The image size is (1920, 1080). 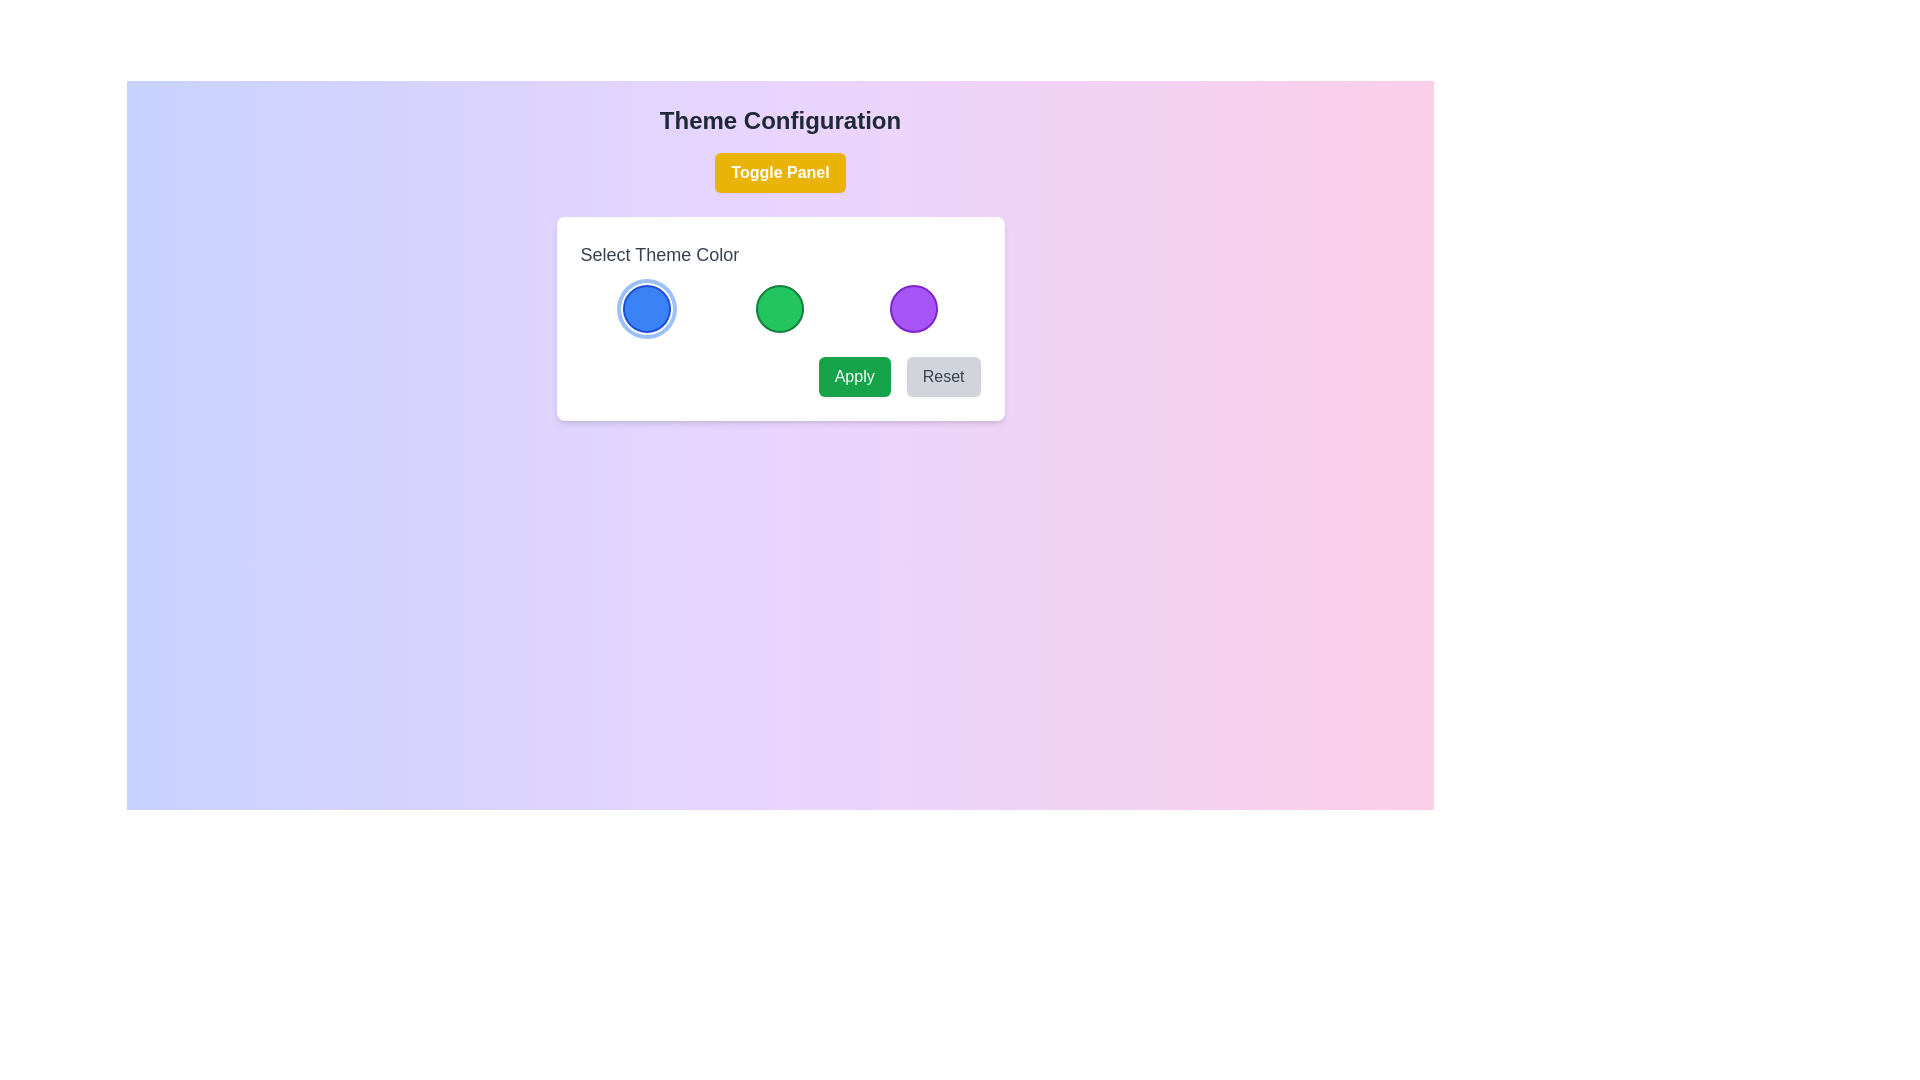 I want to click on the button located beneath the 'Theme Configuration' title, so click(x=779, y=172).